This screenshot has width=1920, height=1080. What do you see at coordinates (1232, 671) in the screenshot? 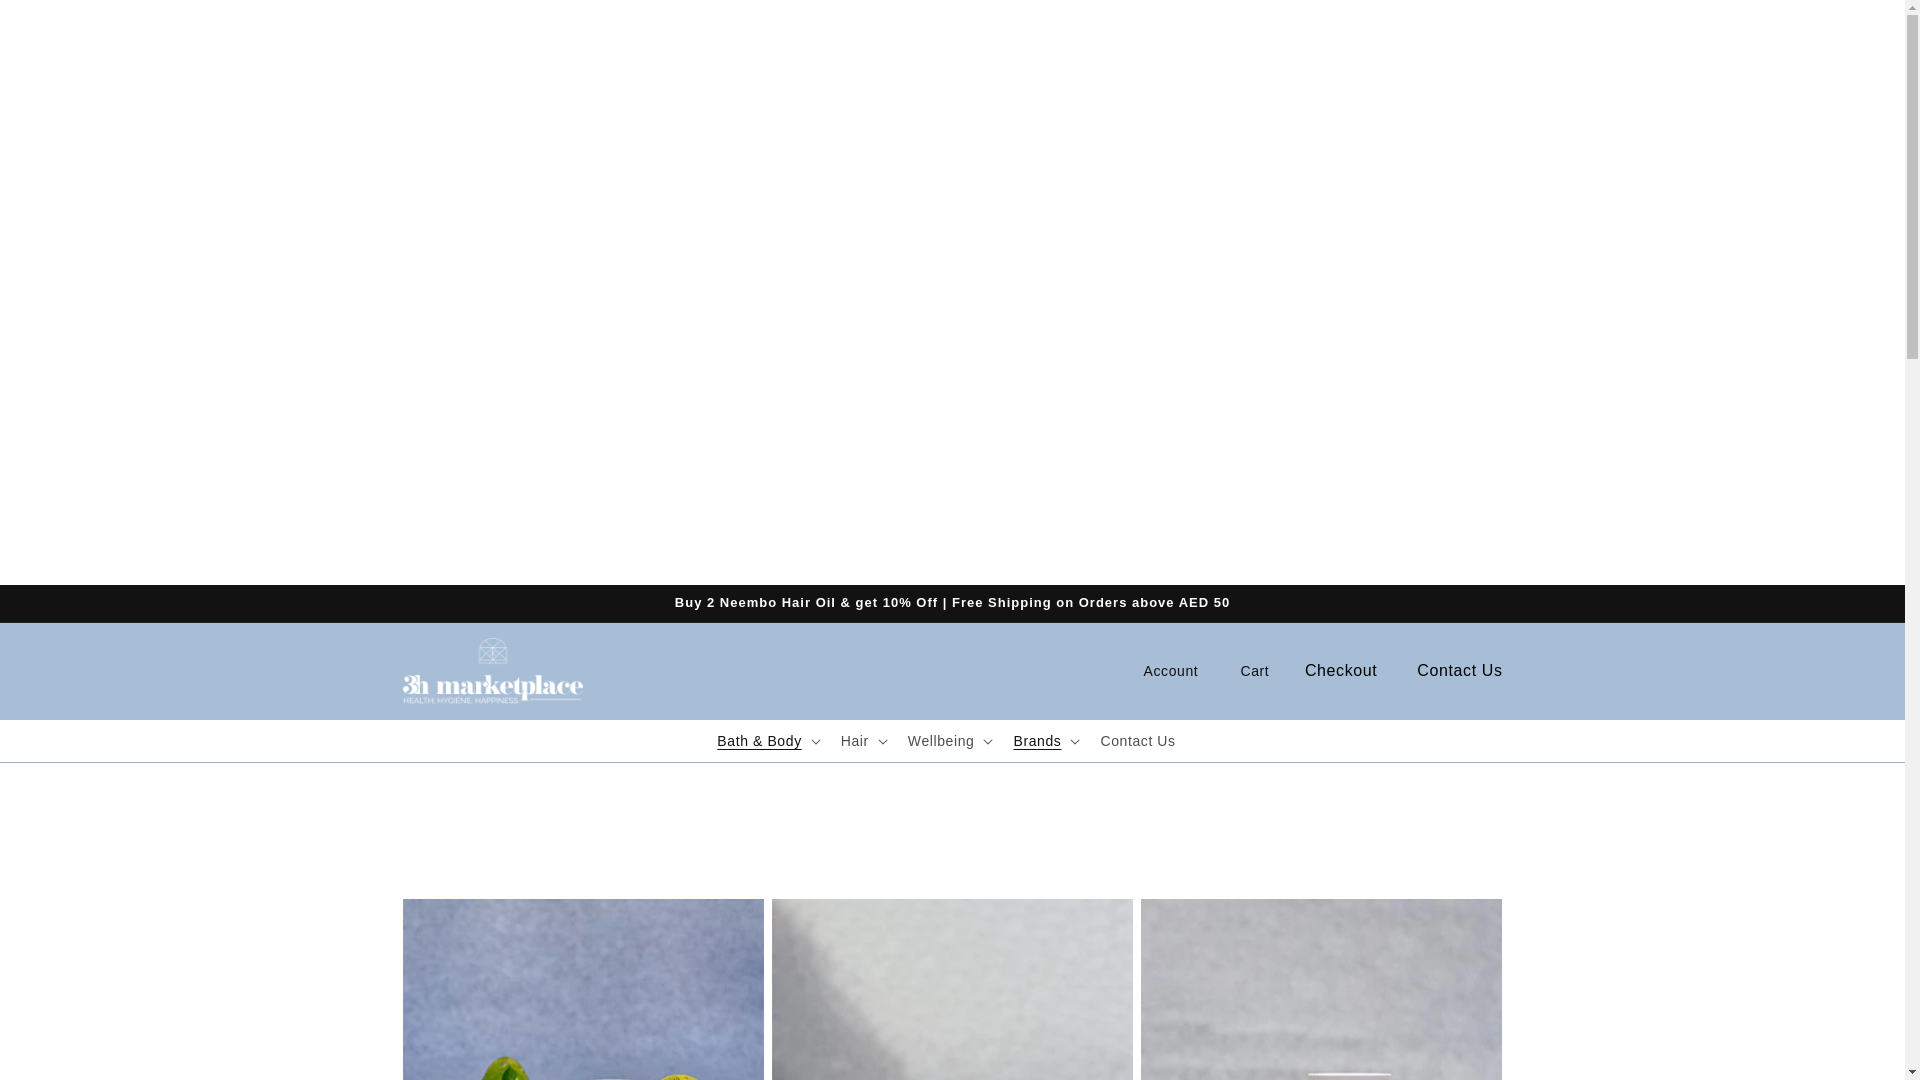
I see `'Cart` at bounding box center [1232, 671].